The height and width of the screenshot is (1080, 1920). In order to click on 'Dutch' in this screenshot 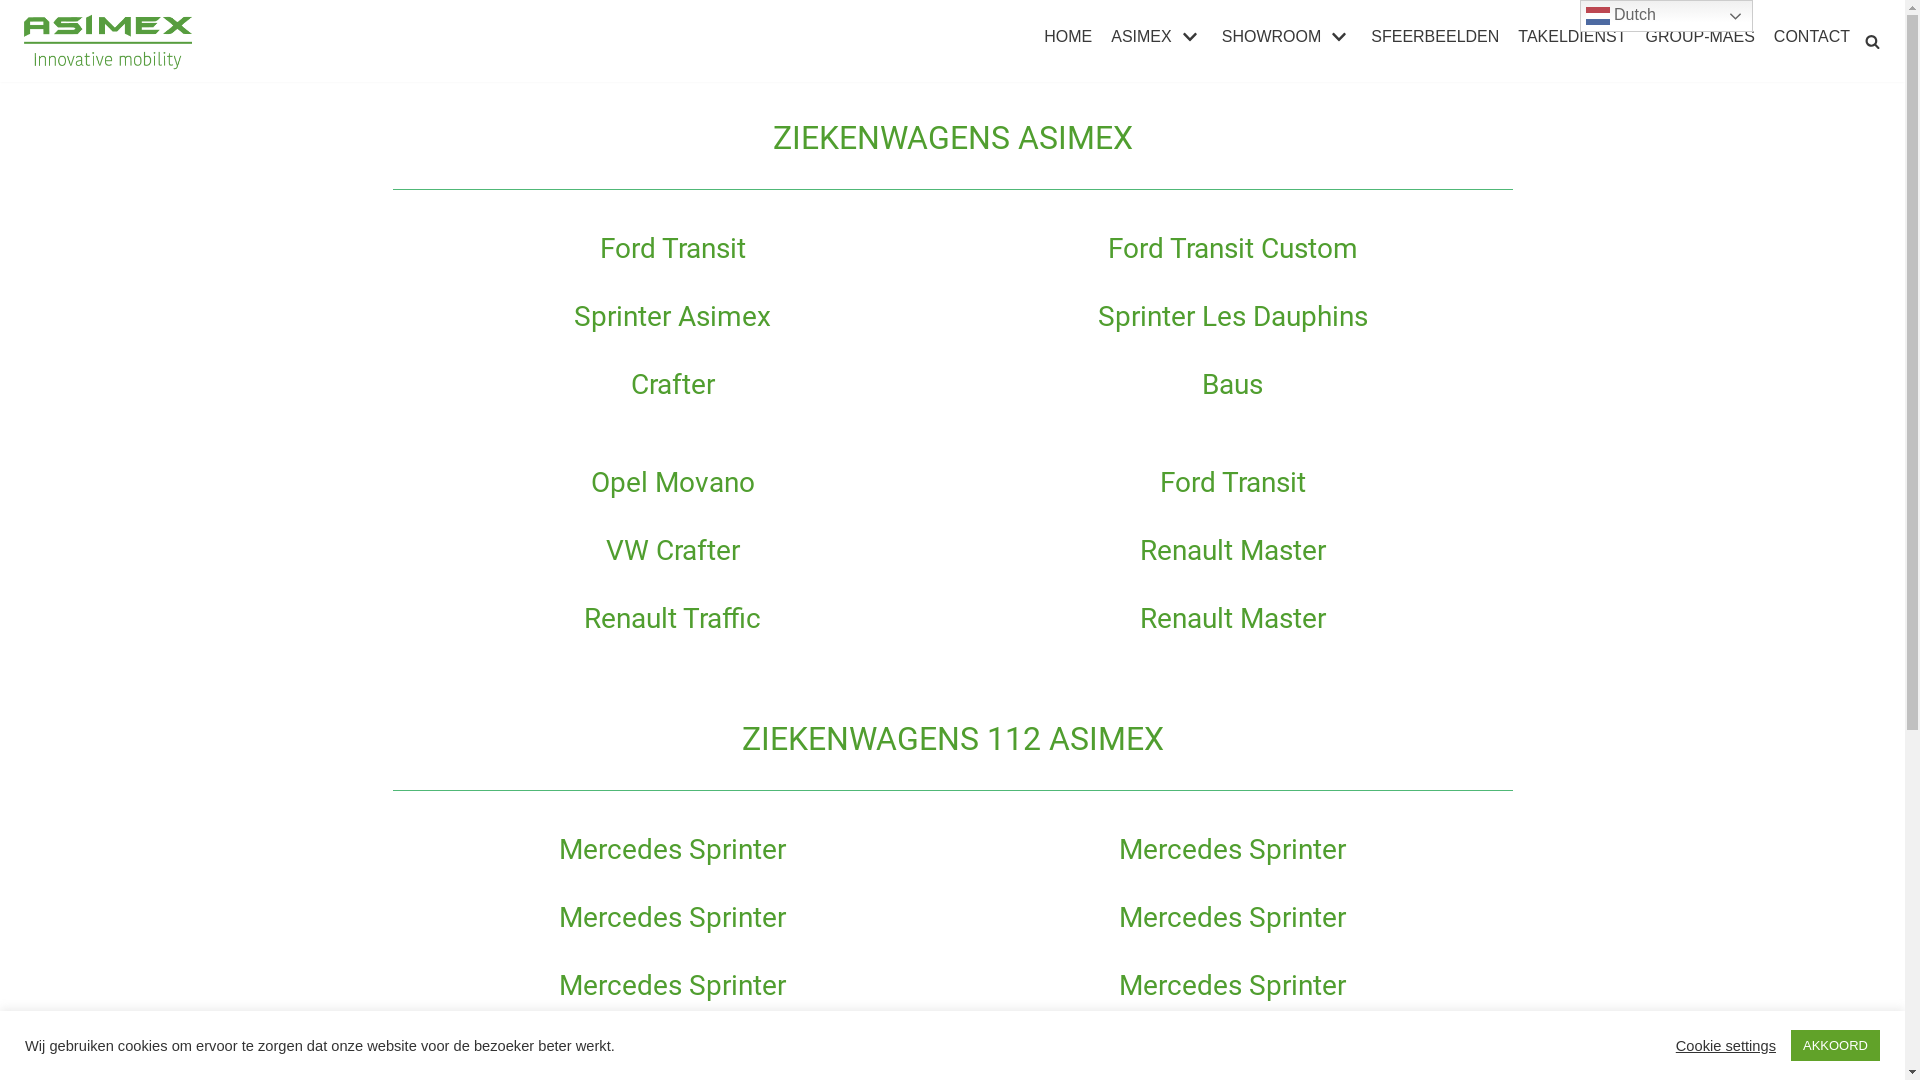, I will do `click(1666, 15)`.